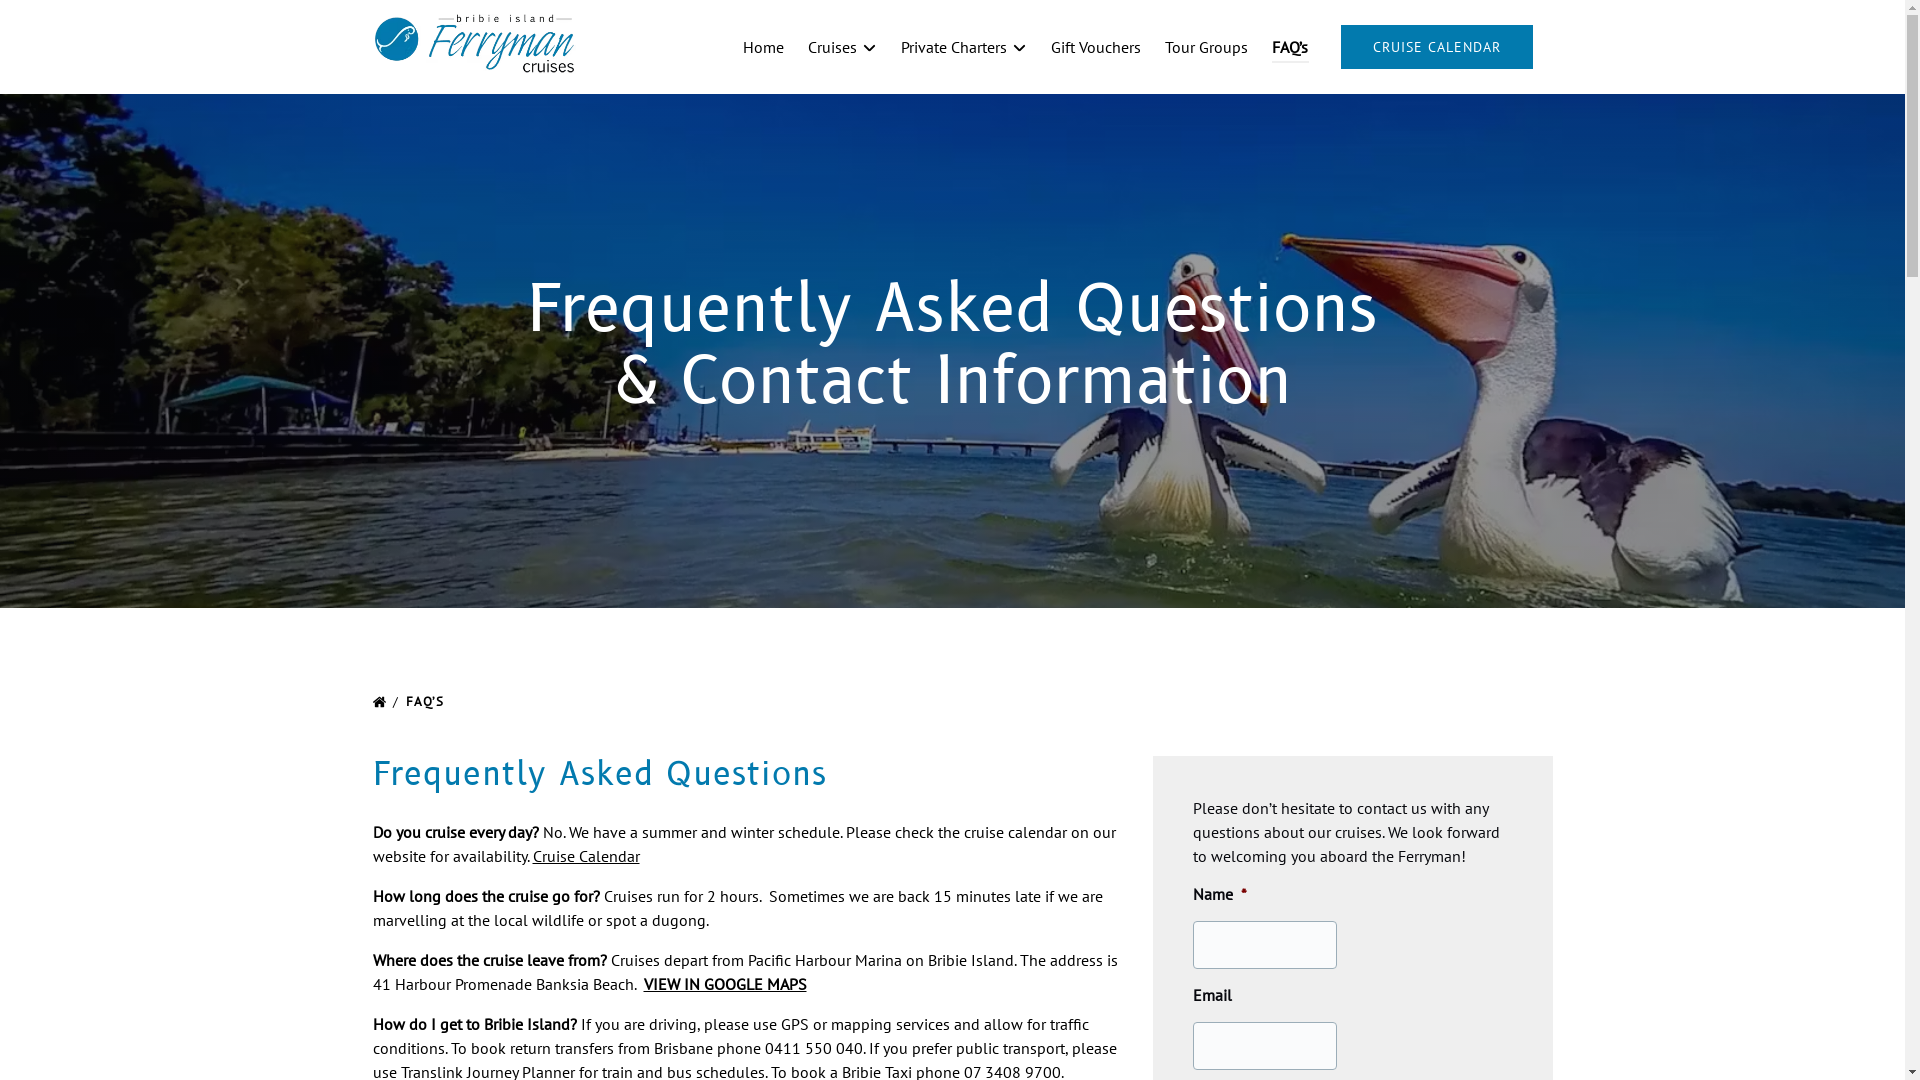 The image size is (1920, 1080). What do you see at coordinates (62, 22) in the screenshot?
I see `'Skip to content'` at bounding box center [62, 22].